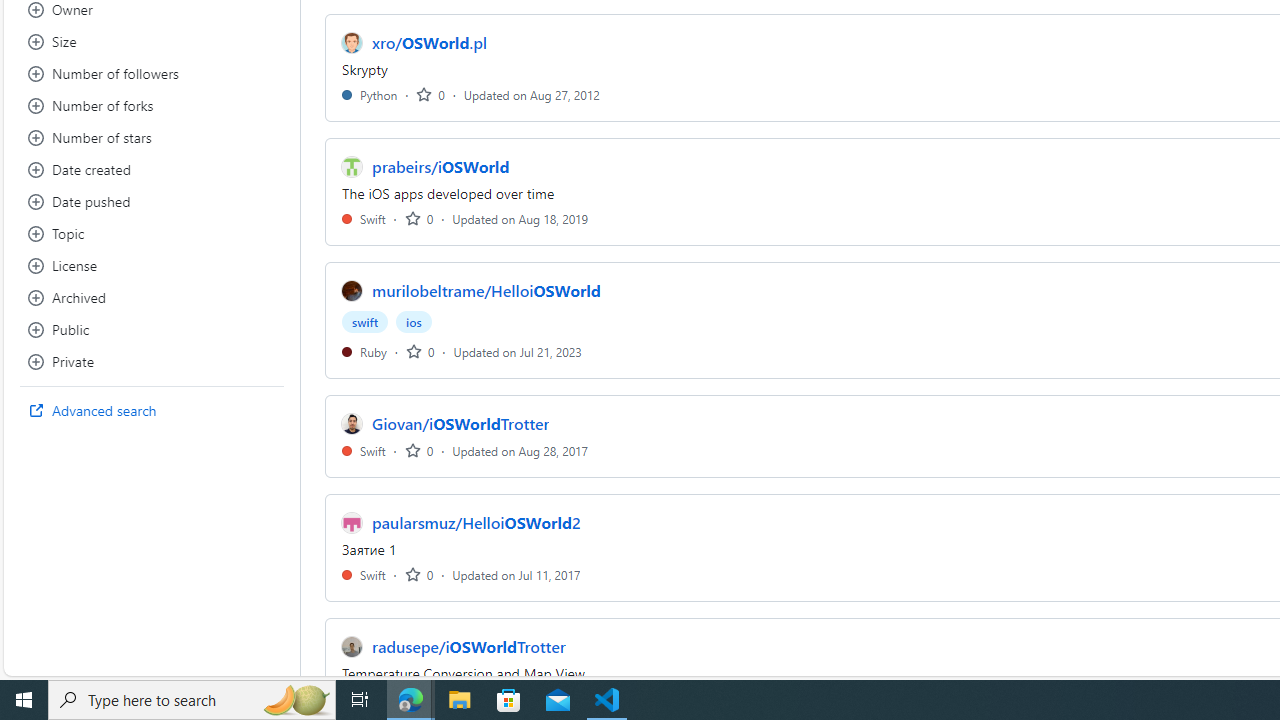 Image resolution: width=1280 pixels, height=720 pixels. What do you see at coordinates (364, 574) in the screenshot?
I see `'Swift'` at bounding box center [364, 574].